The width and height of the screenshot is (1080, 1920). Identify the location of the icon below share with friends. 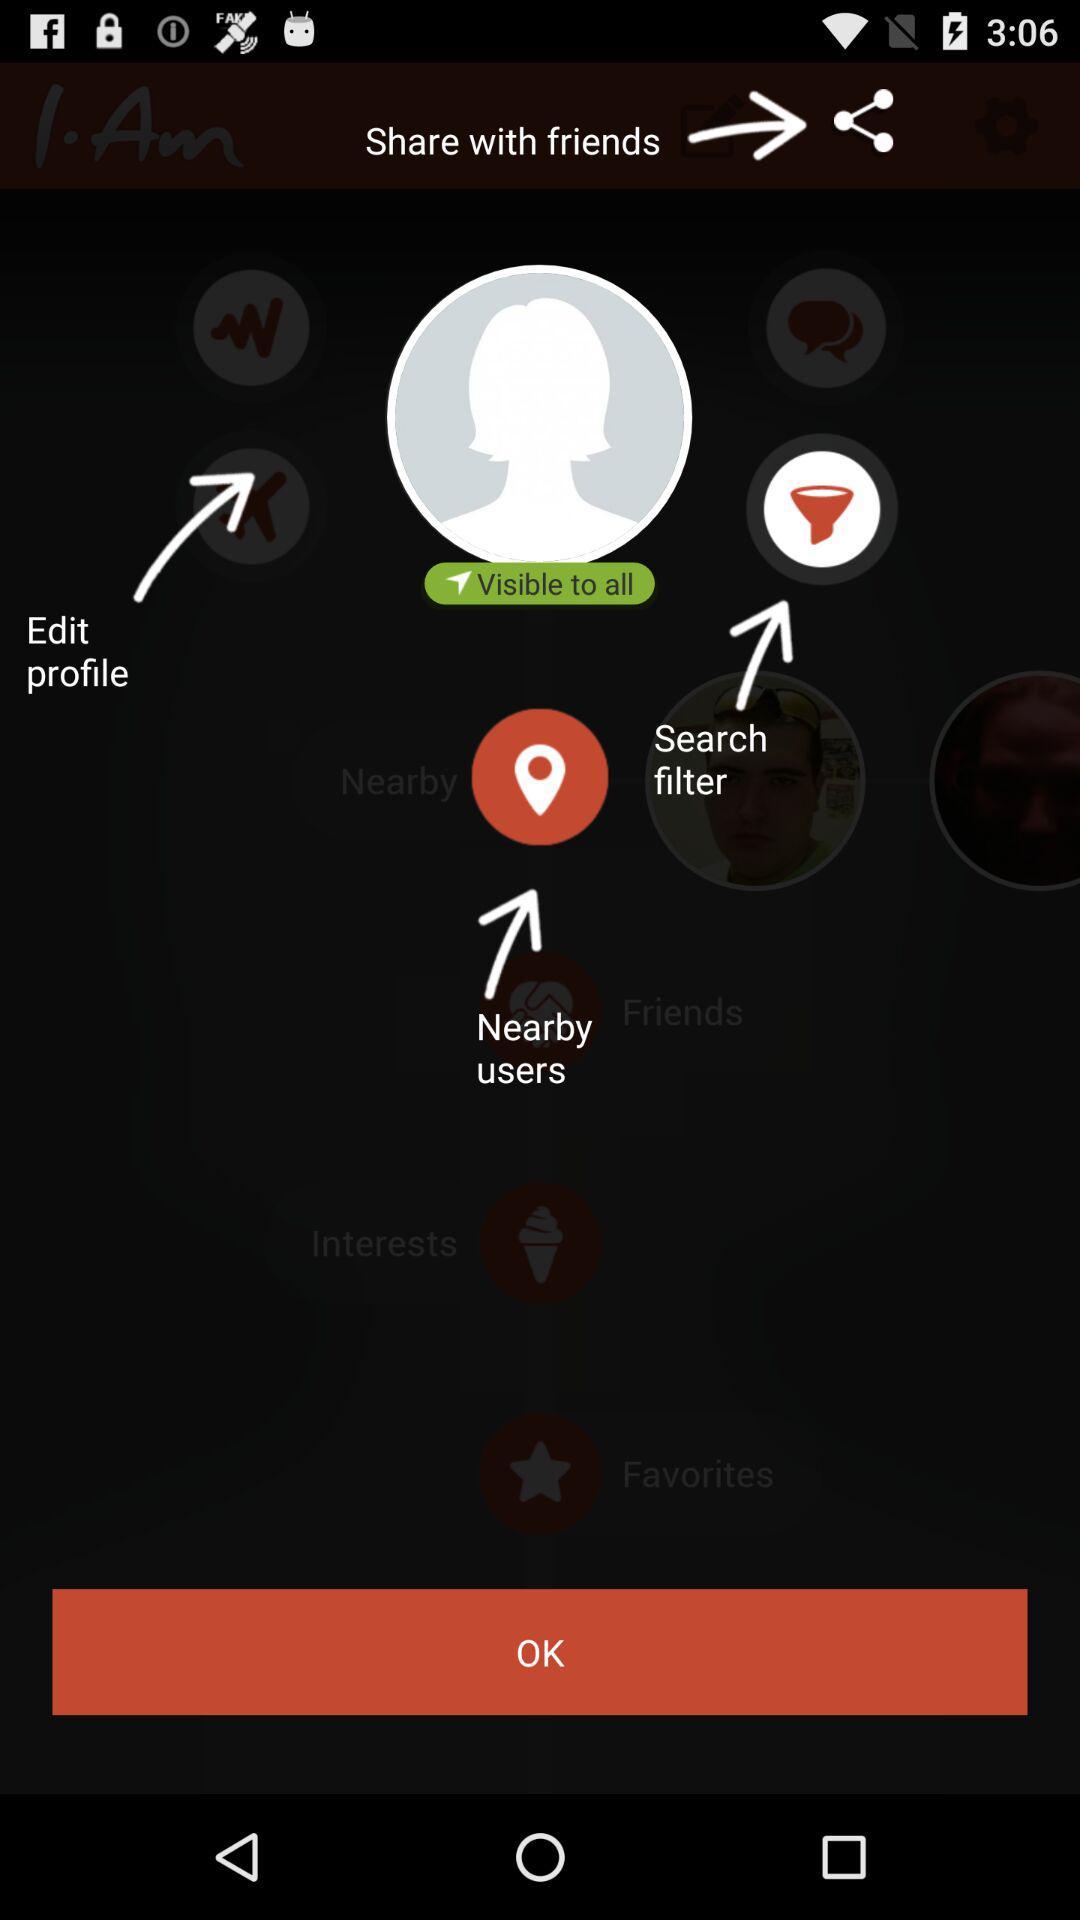
(538, 416).